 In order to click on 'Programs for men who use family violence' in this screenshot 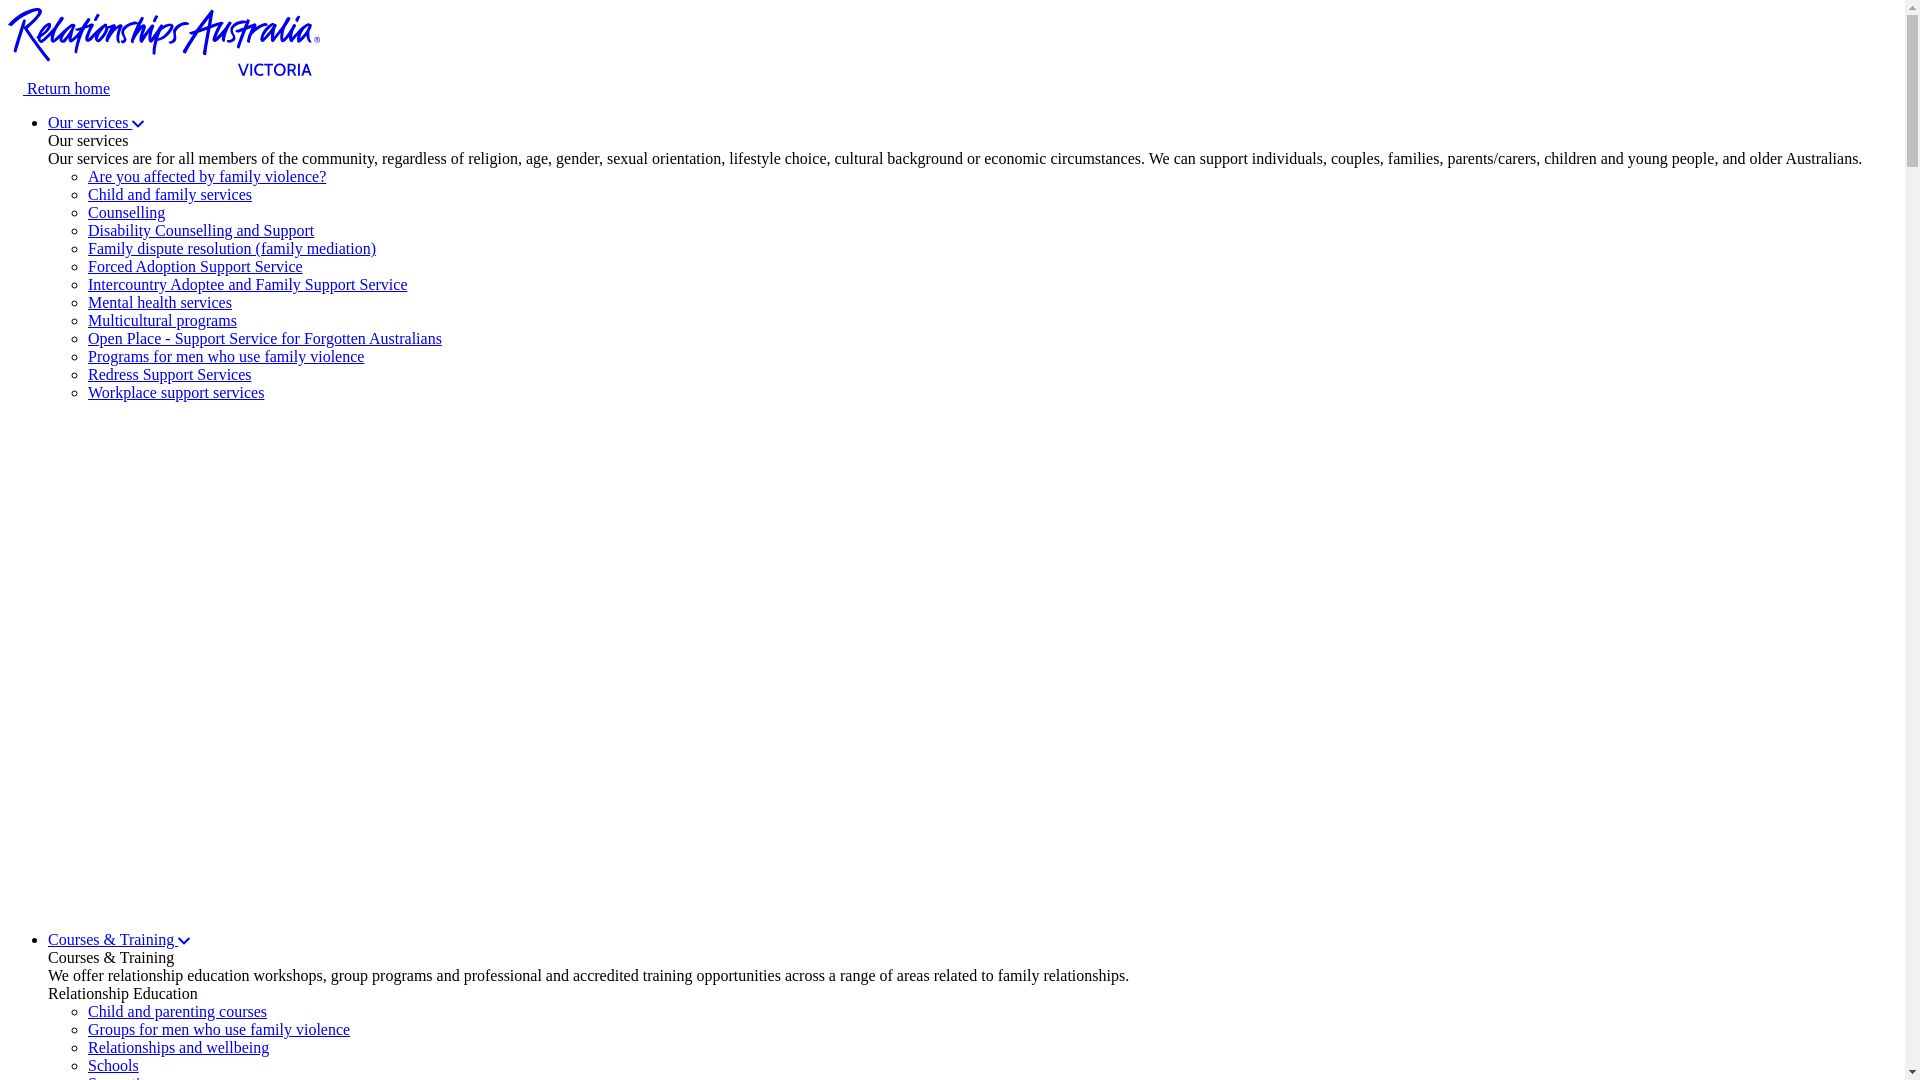, I will do `click(225, 355)`.